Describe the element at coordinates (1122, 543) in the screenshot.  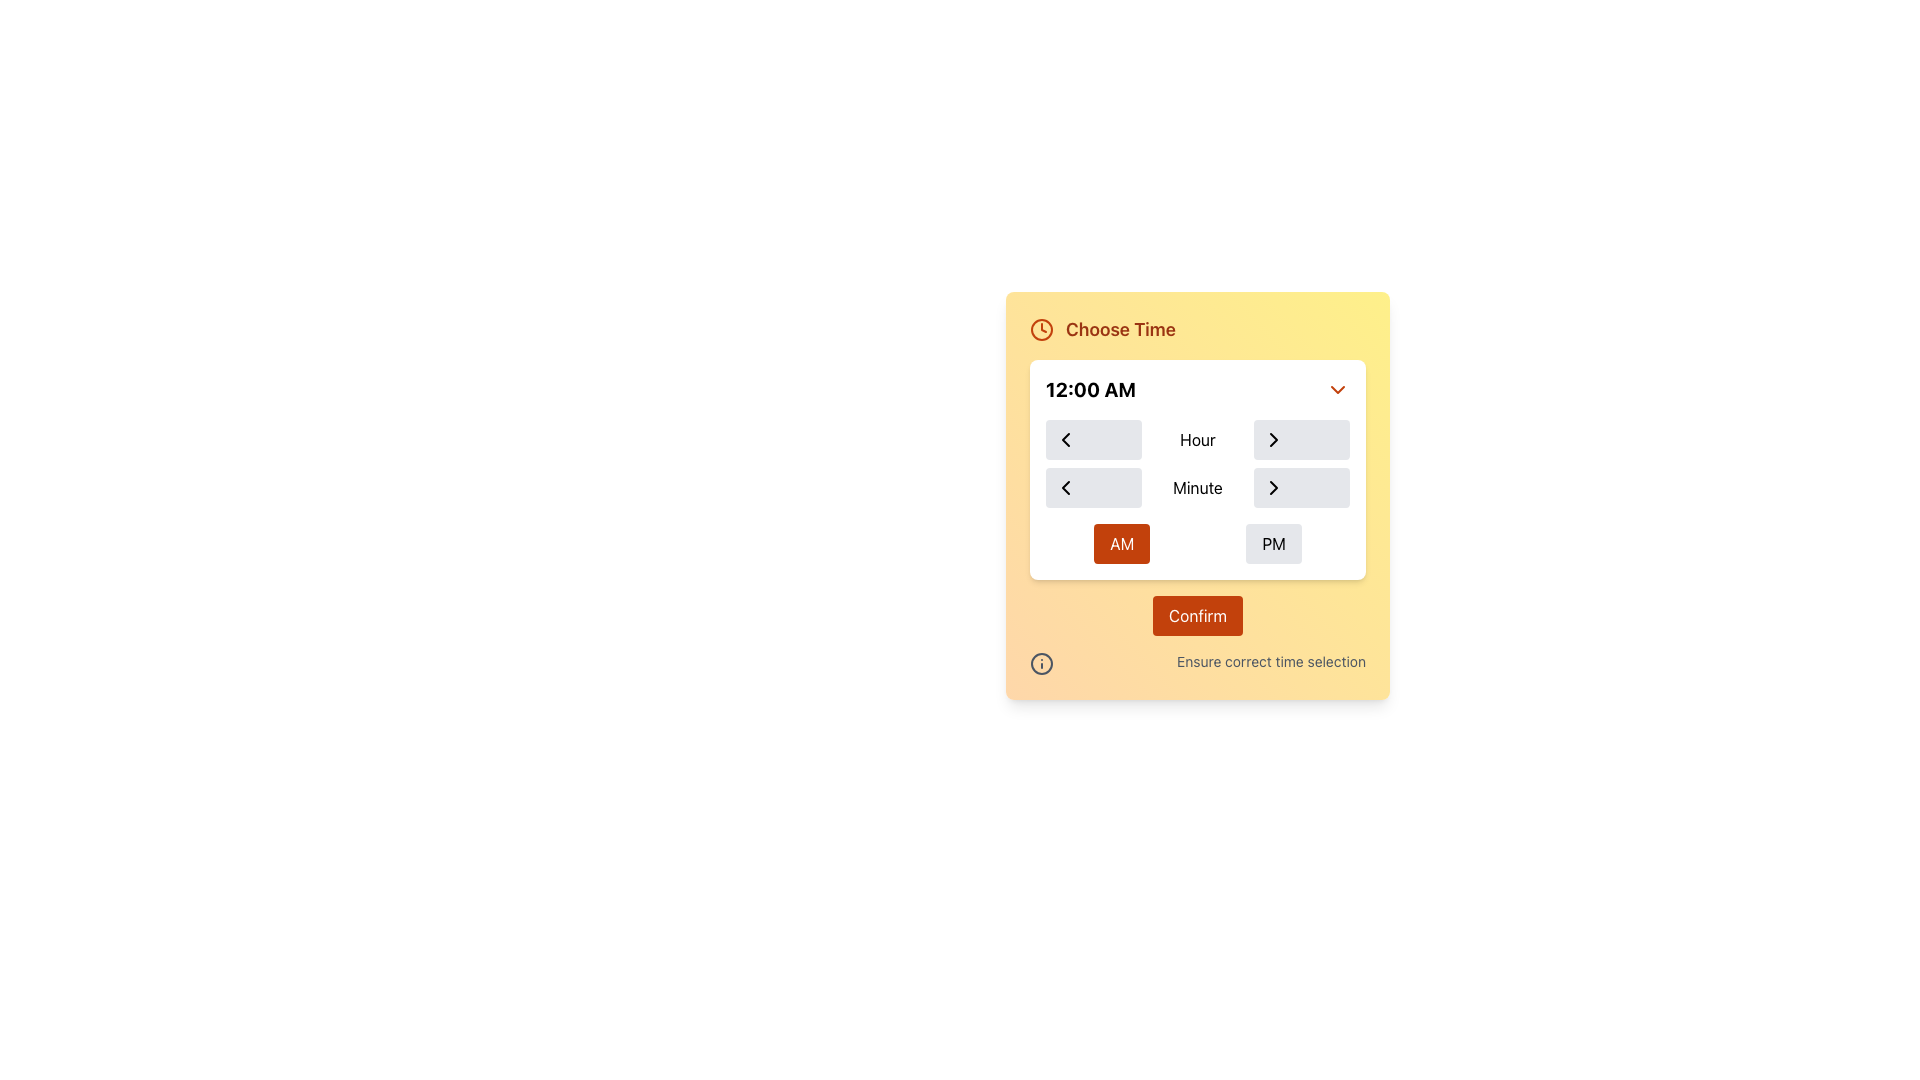
I see `the 'AM' toggle button in the 'Choose Time' interface` at that location.